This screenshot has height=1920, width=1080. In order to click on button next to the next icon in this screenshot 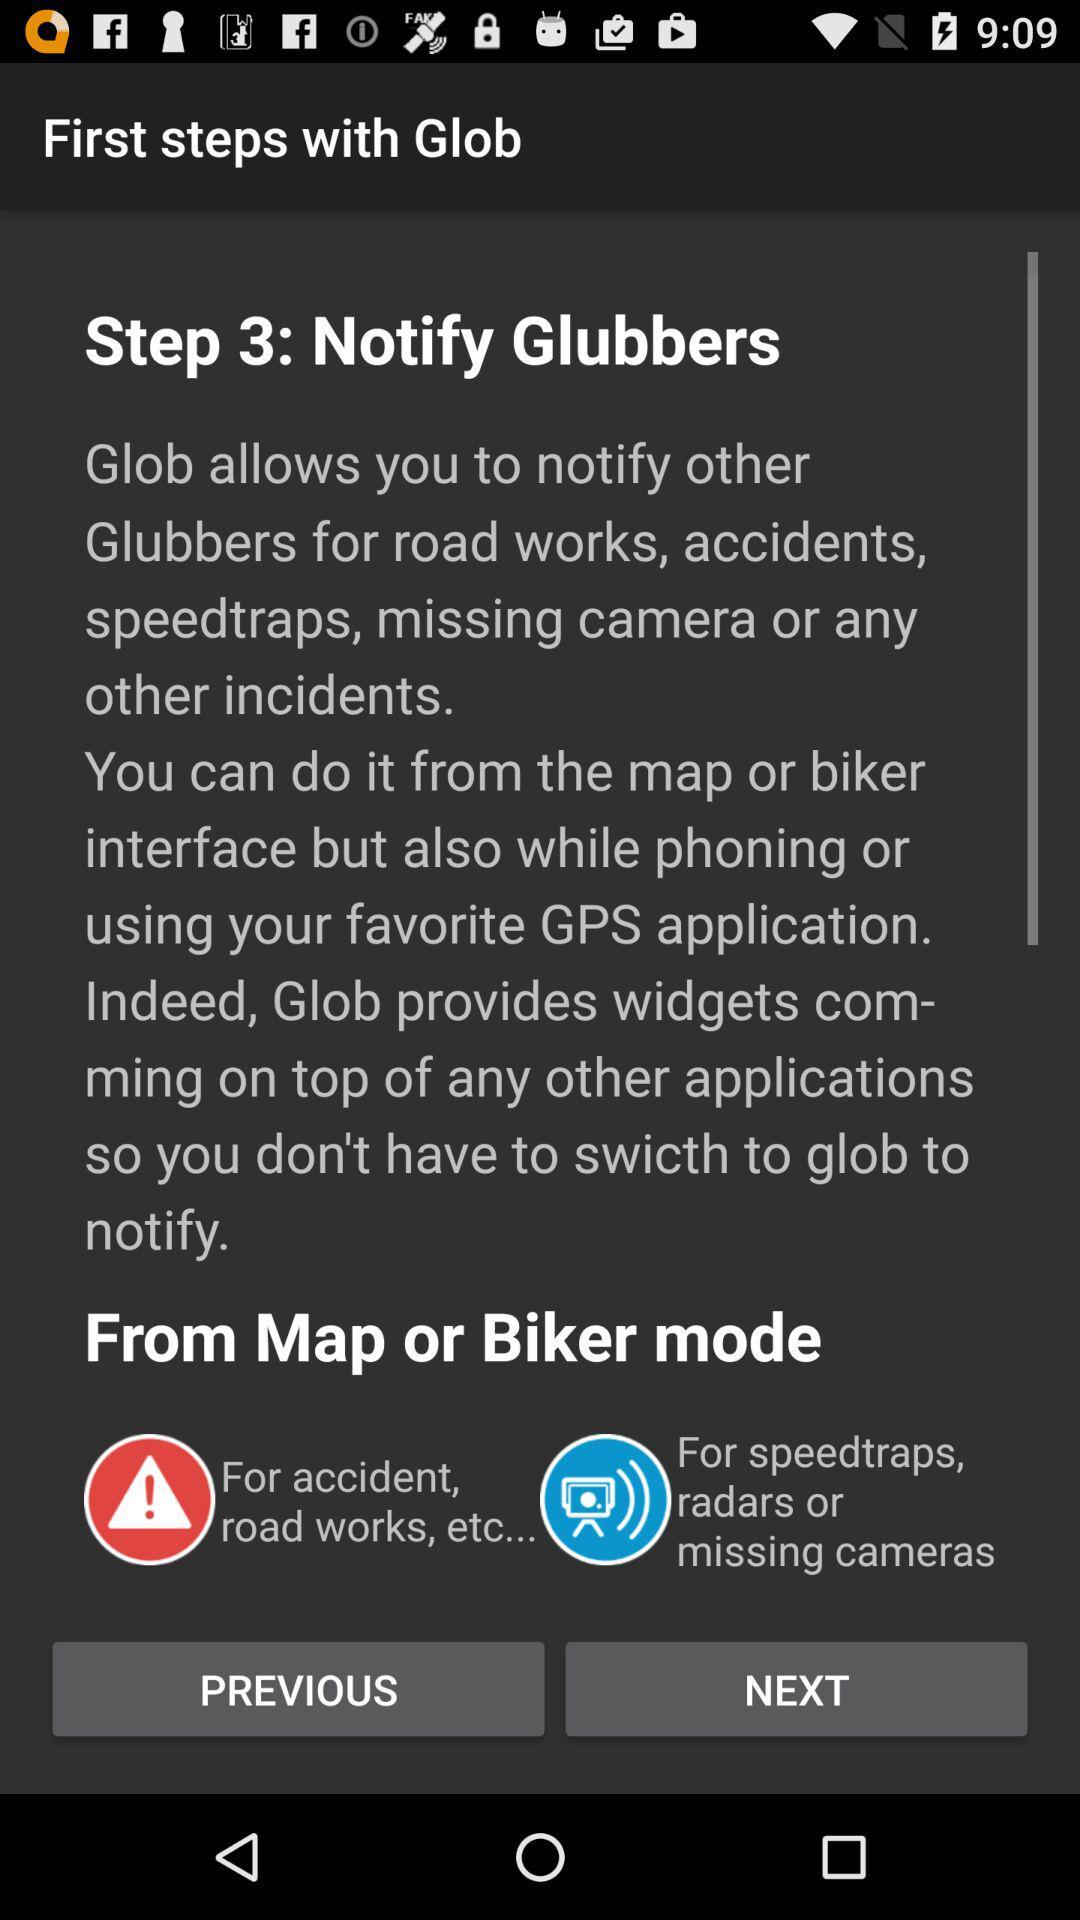, I will do `click(298, 1688)`.